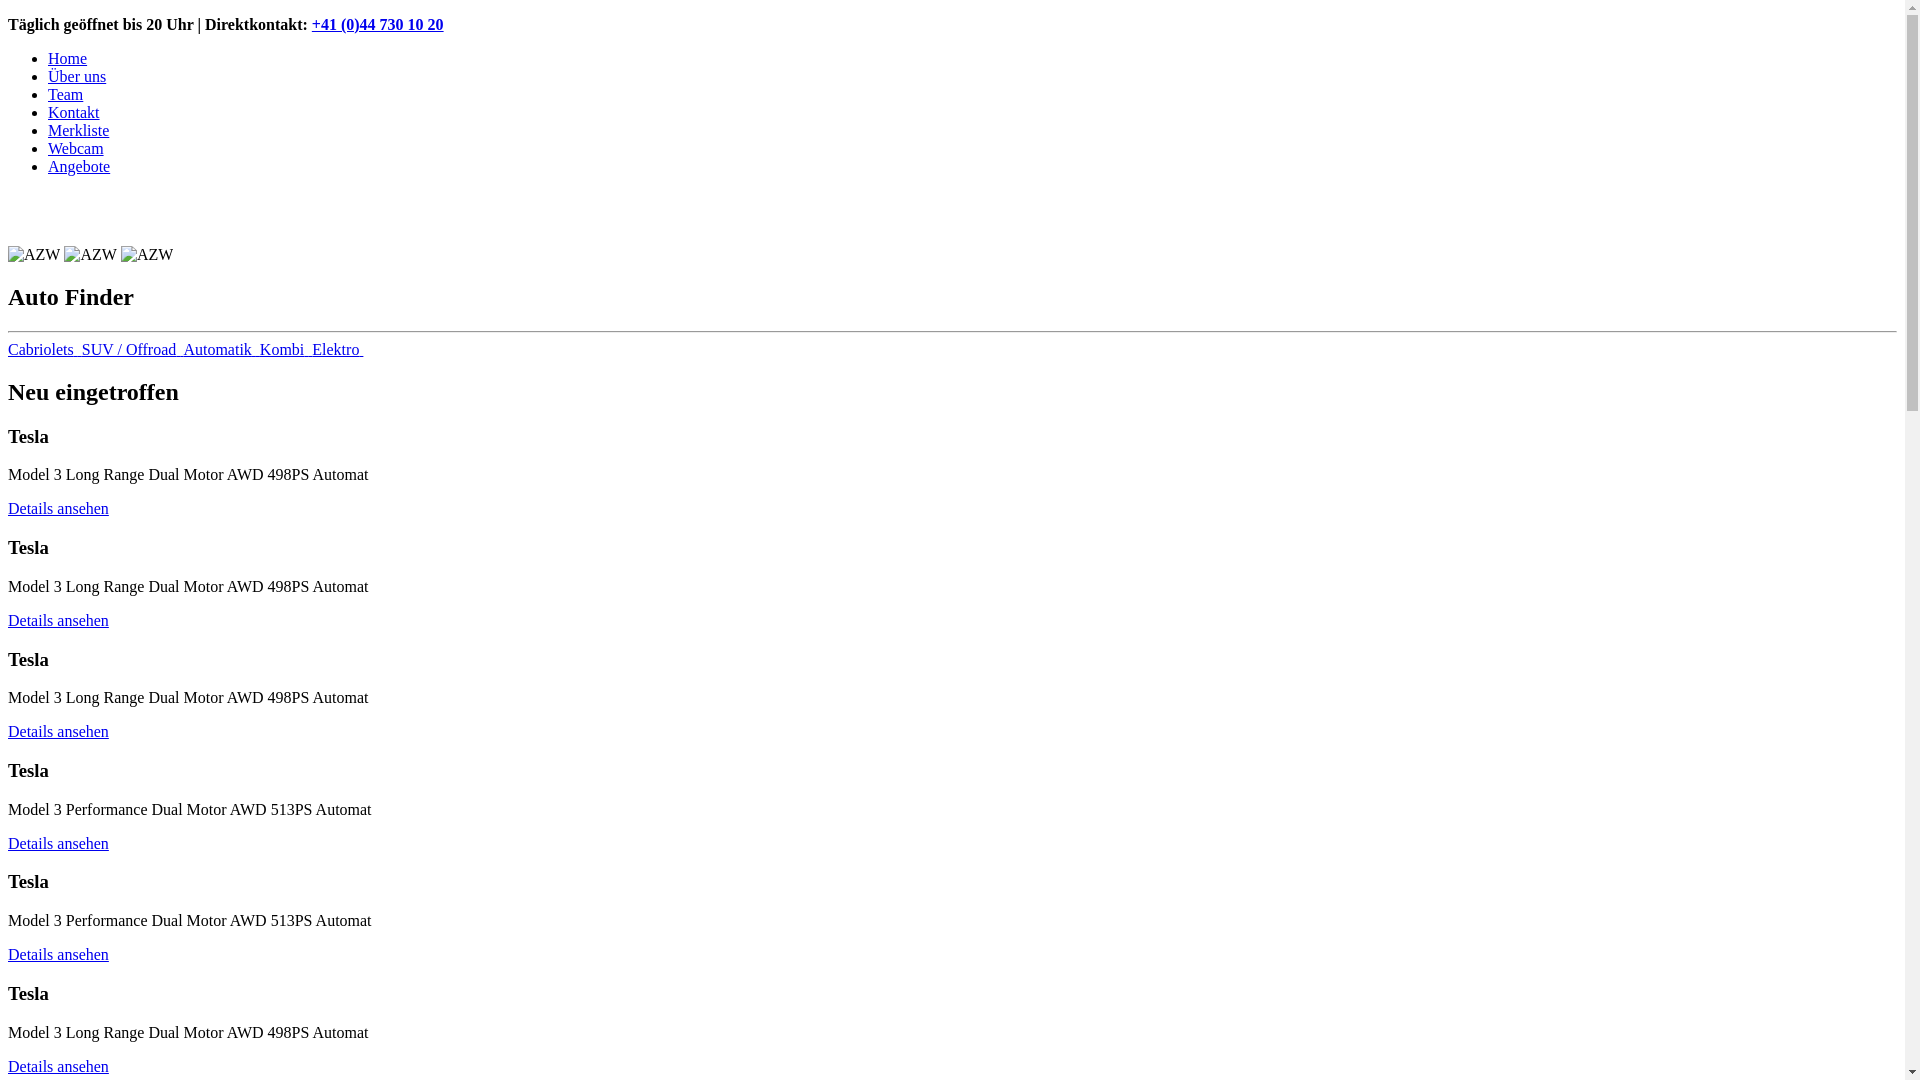 The image size is (1920, 1080). Describe the element at coordinates (67, 57) in the screenshot. I see `'Home'` at that location.